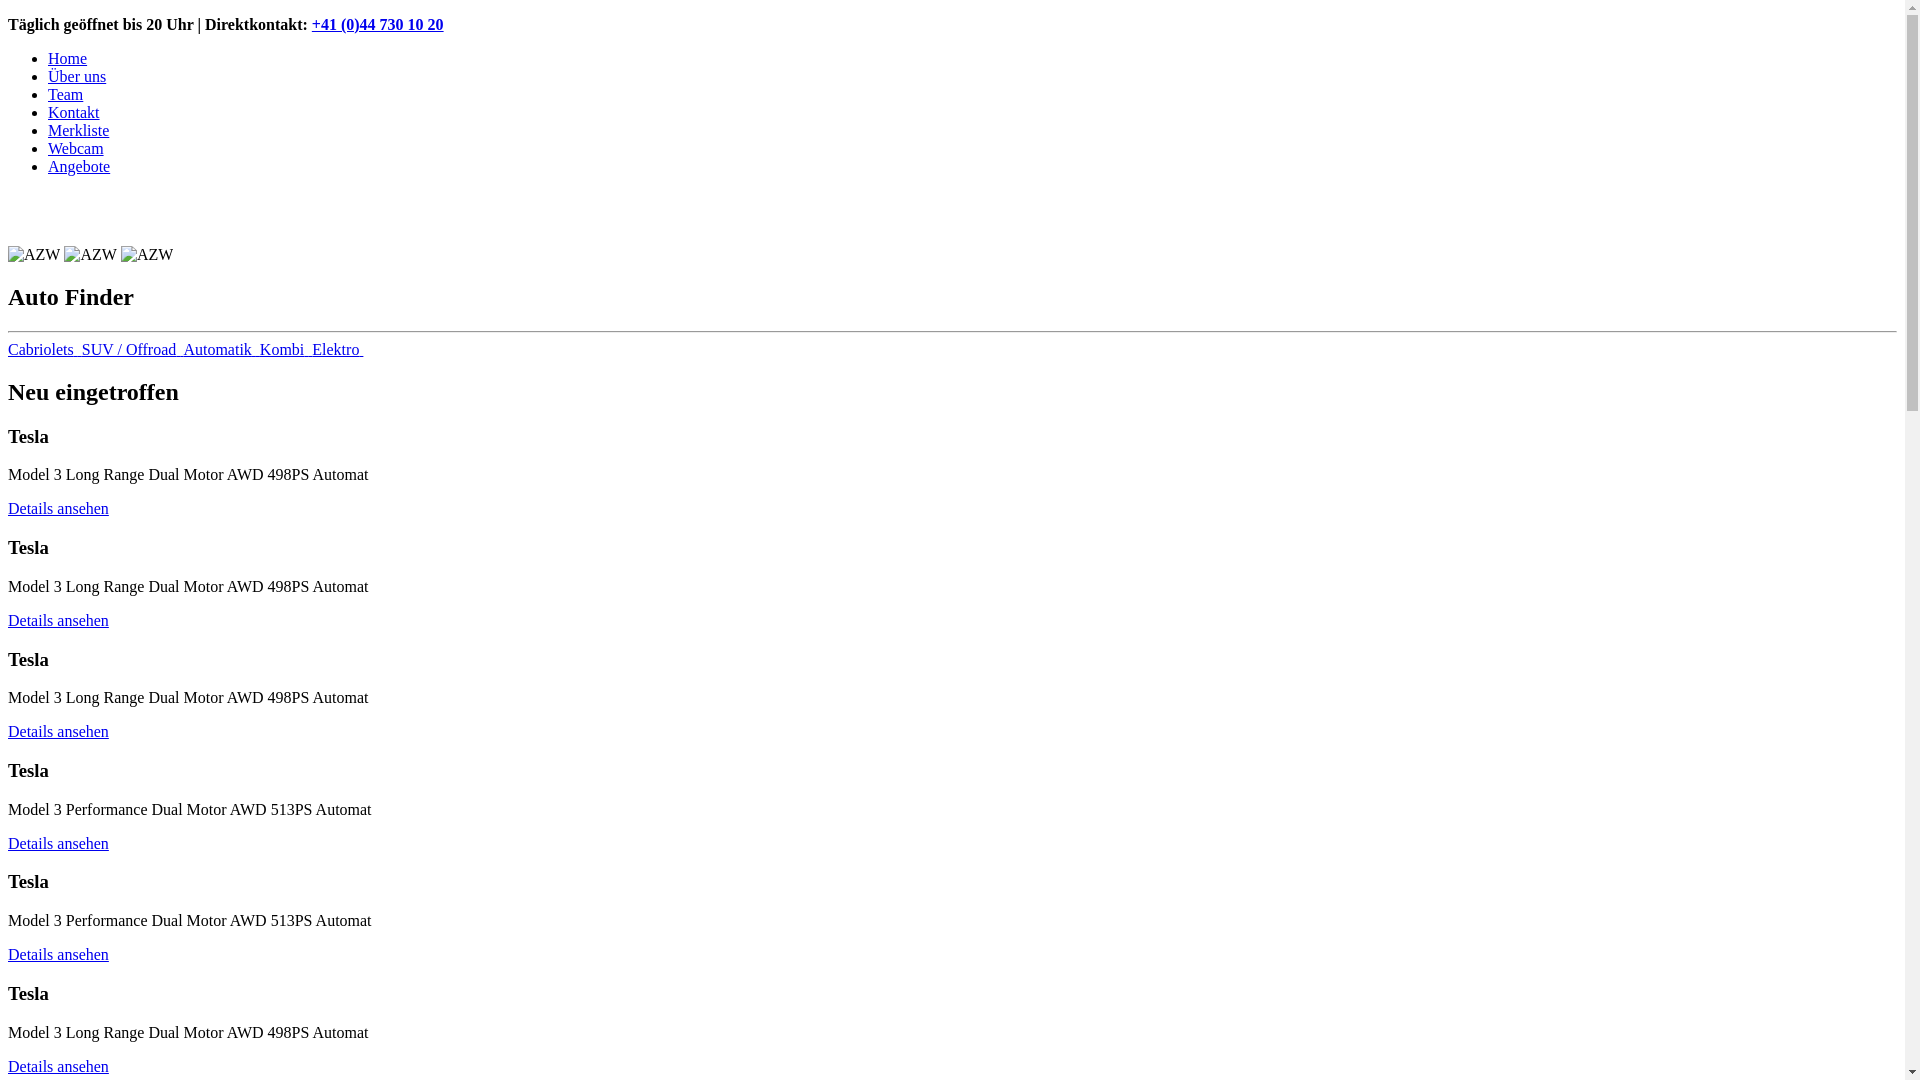 The image size is (1920, 1080). Describe the element at coordinates (67, 57) in the screenshot. I see `'Home'` at that location.